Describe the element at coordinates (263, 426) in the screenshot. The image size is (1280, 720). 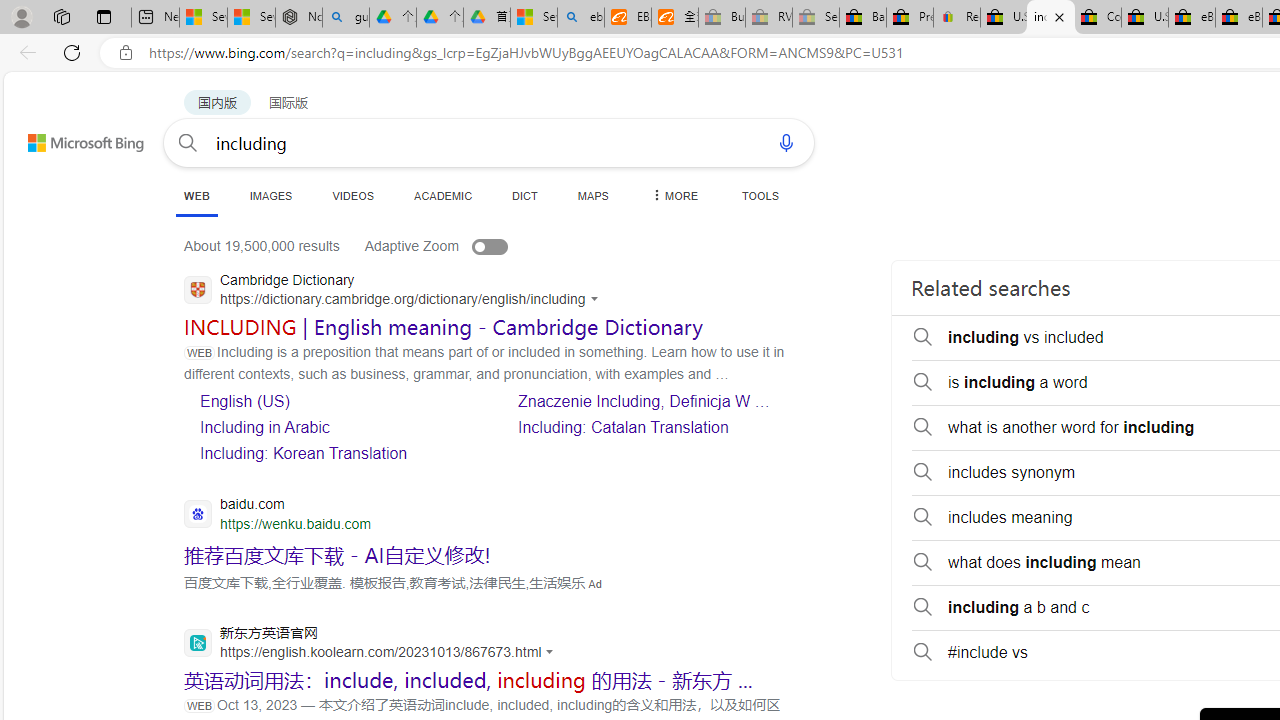
I see `'Including in Arabic'` at that location.